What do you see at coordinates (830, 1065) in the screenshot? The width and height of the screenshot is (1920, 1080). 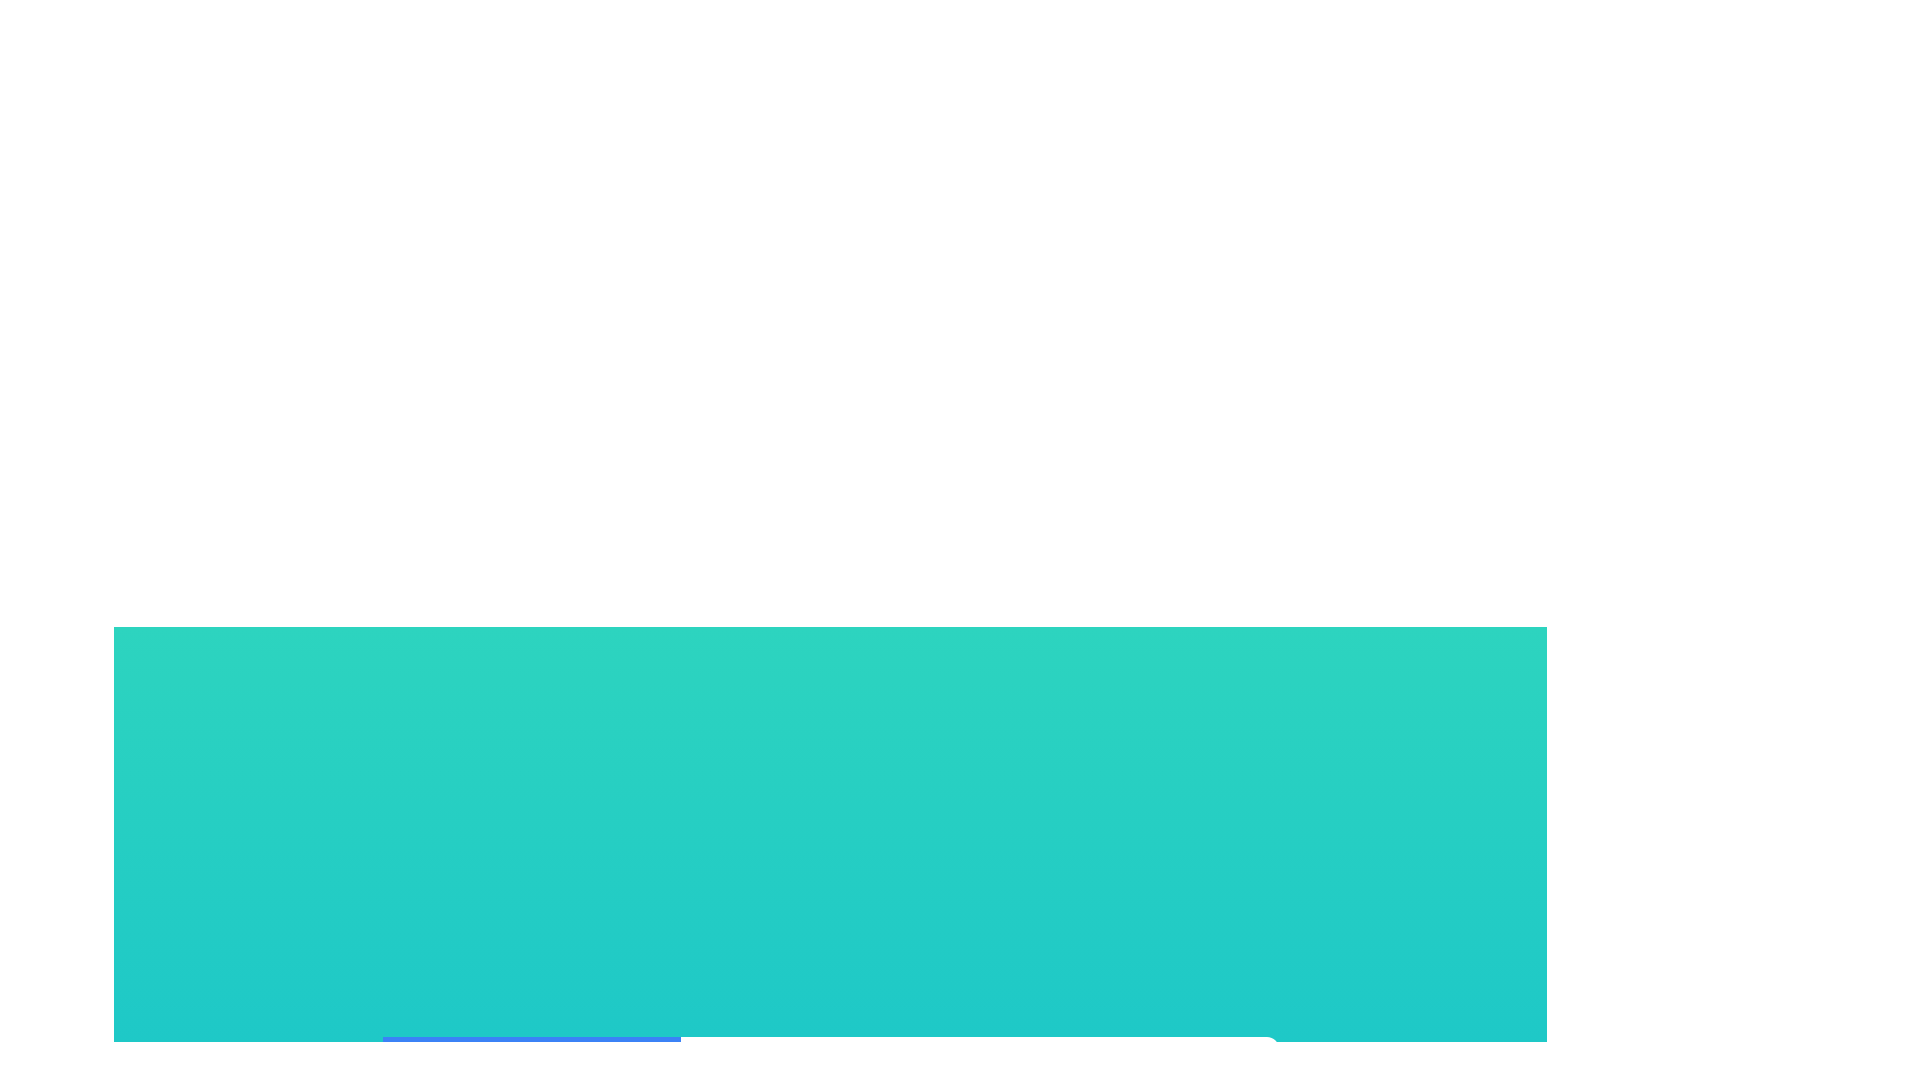 I see `the tab labeled Settings` at bounding box center [830, 1065].